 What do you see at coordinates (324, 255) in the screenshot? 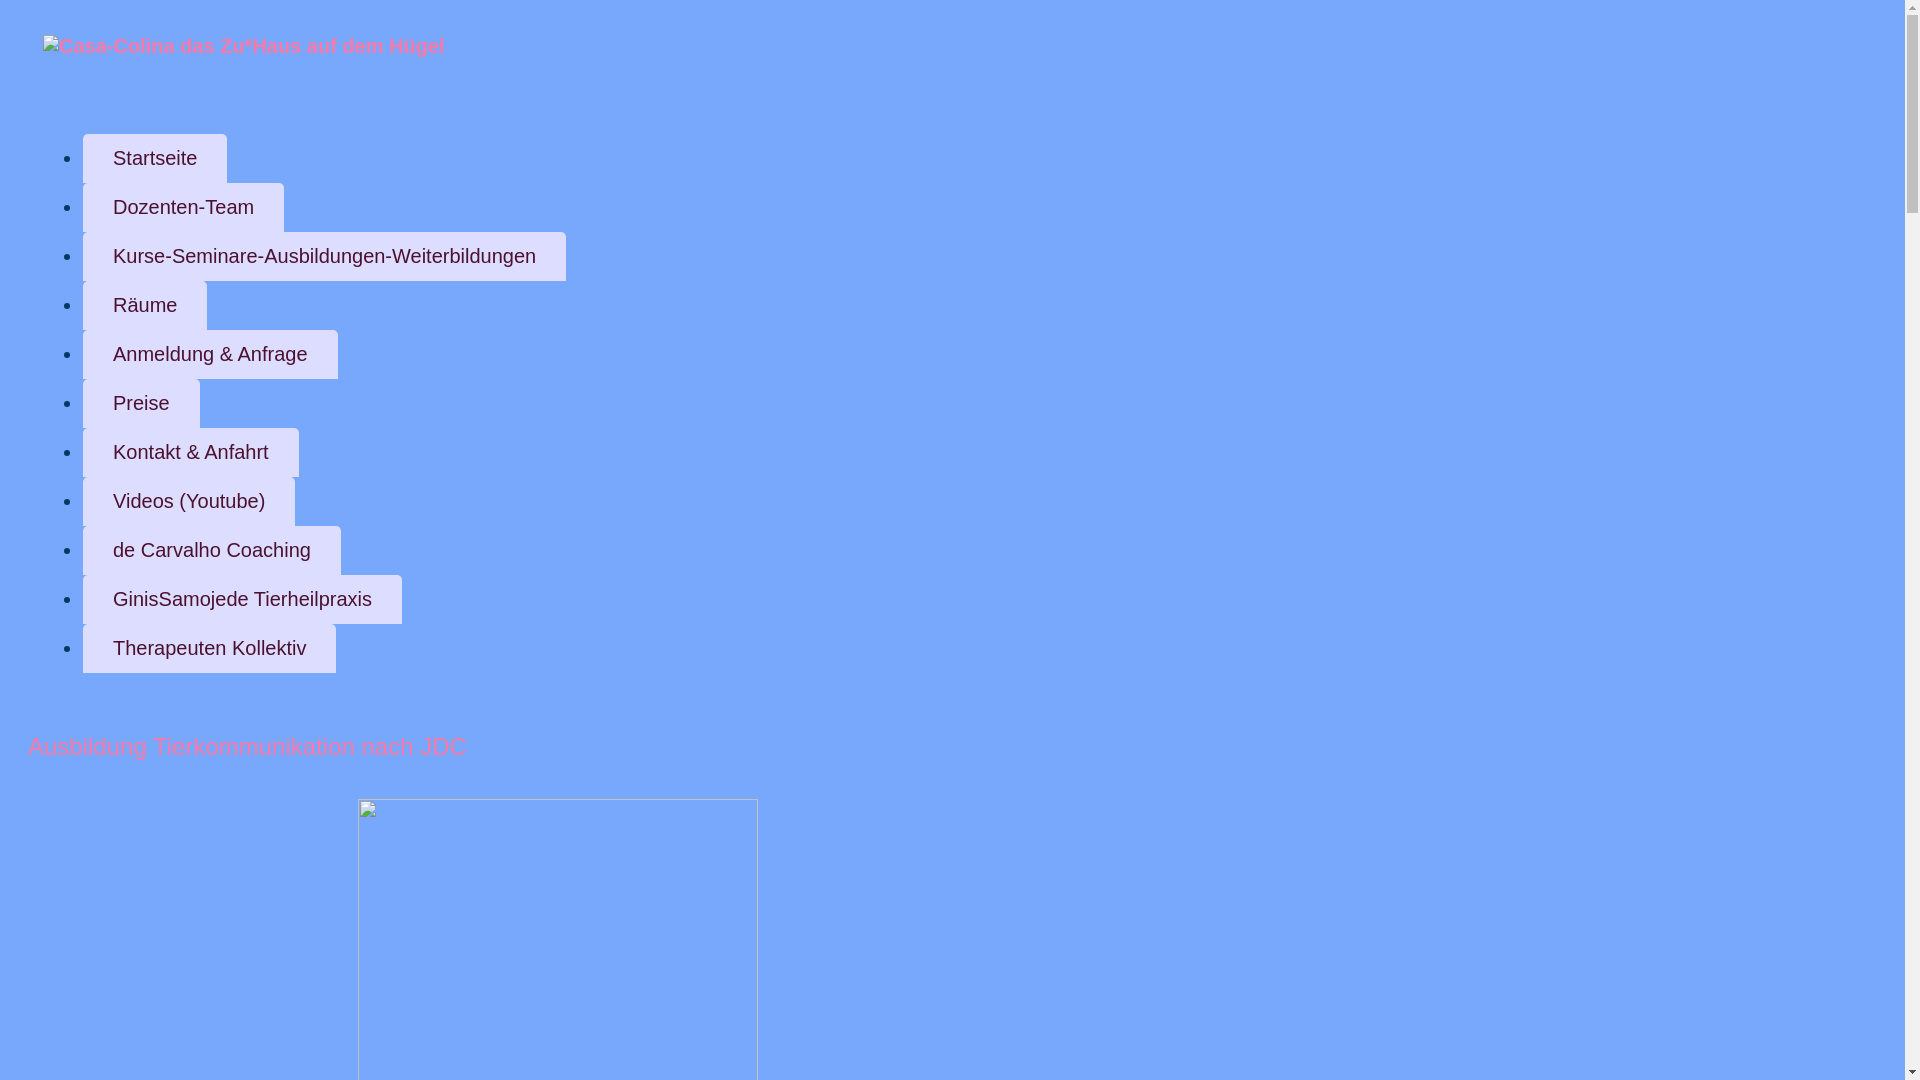
I see `'Kurse-Seminare-Ausbildungen-Weiterbildungen'` at bounding box center [324, 255].